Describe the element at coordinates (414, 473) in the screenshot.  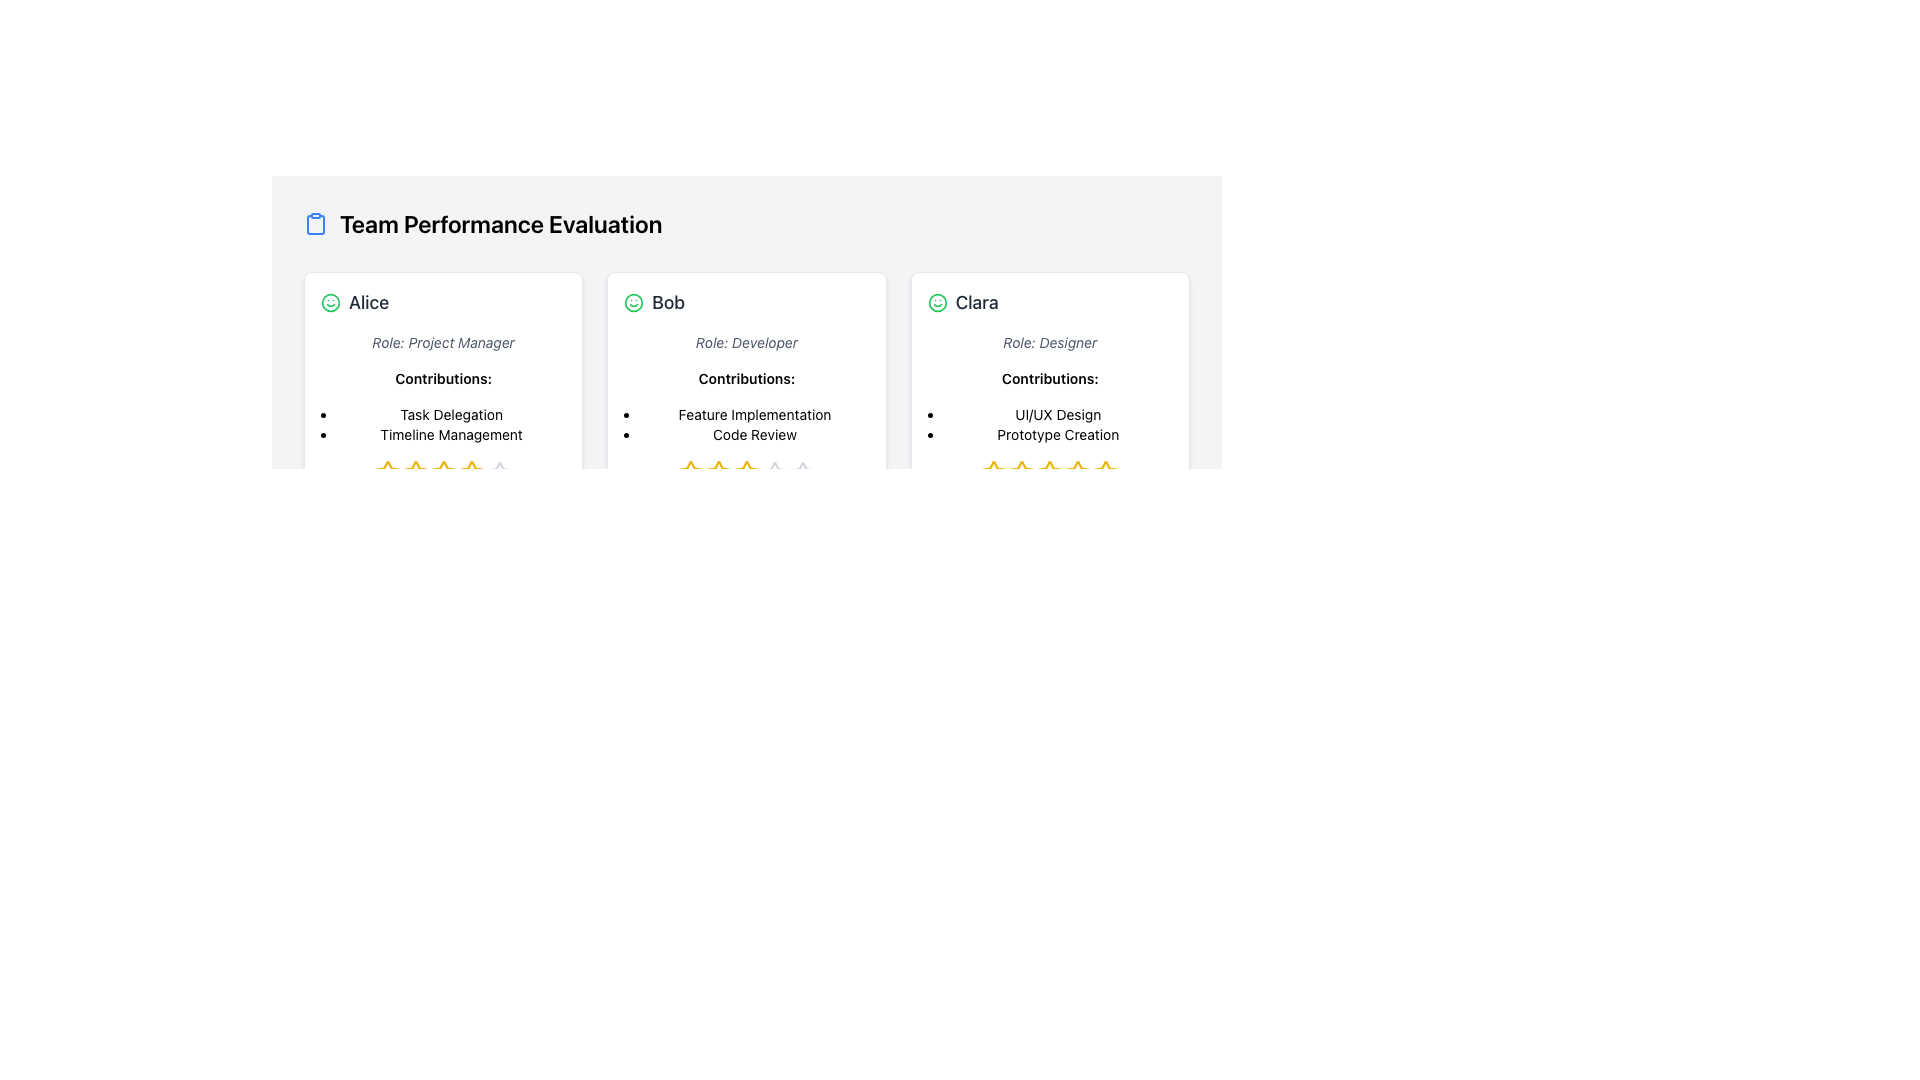
I see `the third star icon under the 'Alice' card in the Team Performance Evaluation section` at that location.